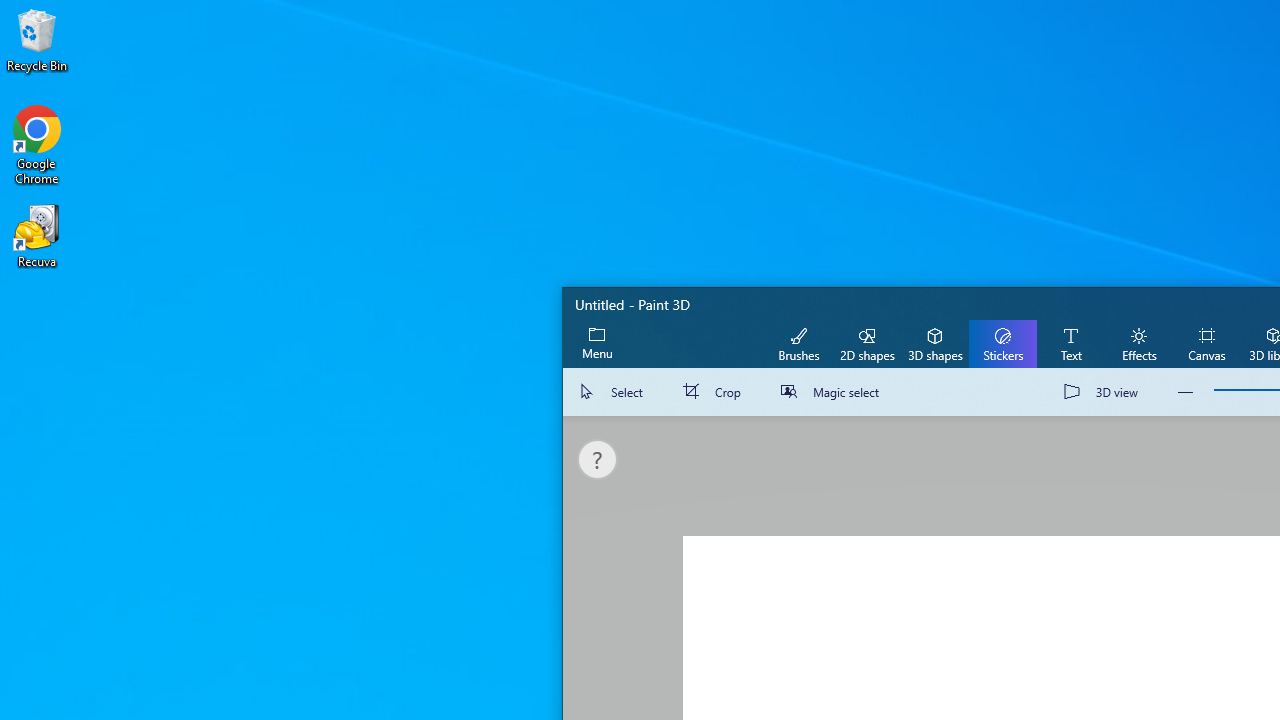  What do you see at coordinates (867, 342) in the screenshot?
I see `'2D shapes'` at bounding box center [867, 342].